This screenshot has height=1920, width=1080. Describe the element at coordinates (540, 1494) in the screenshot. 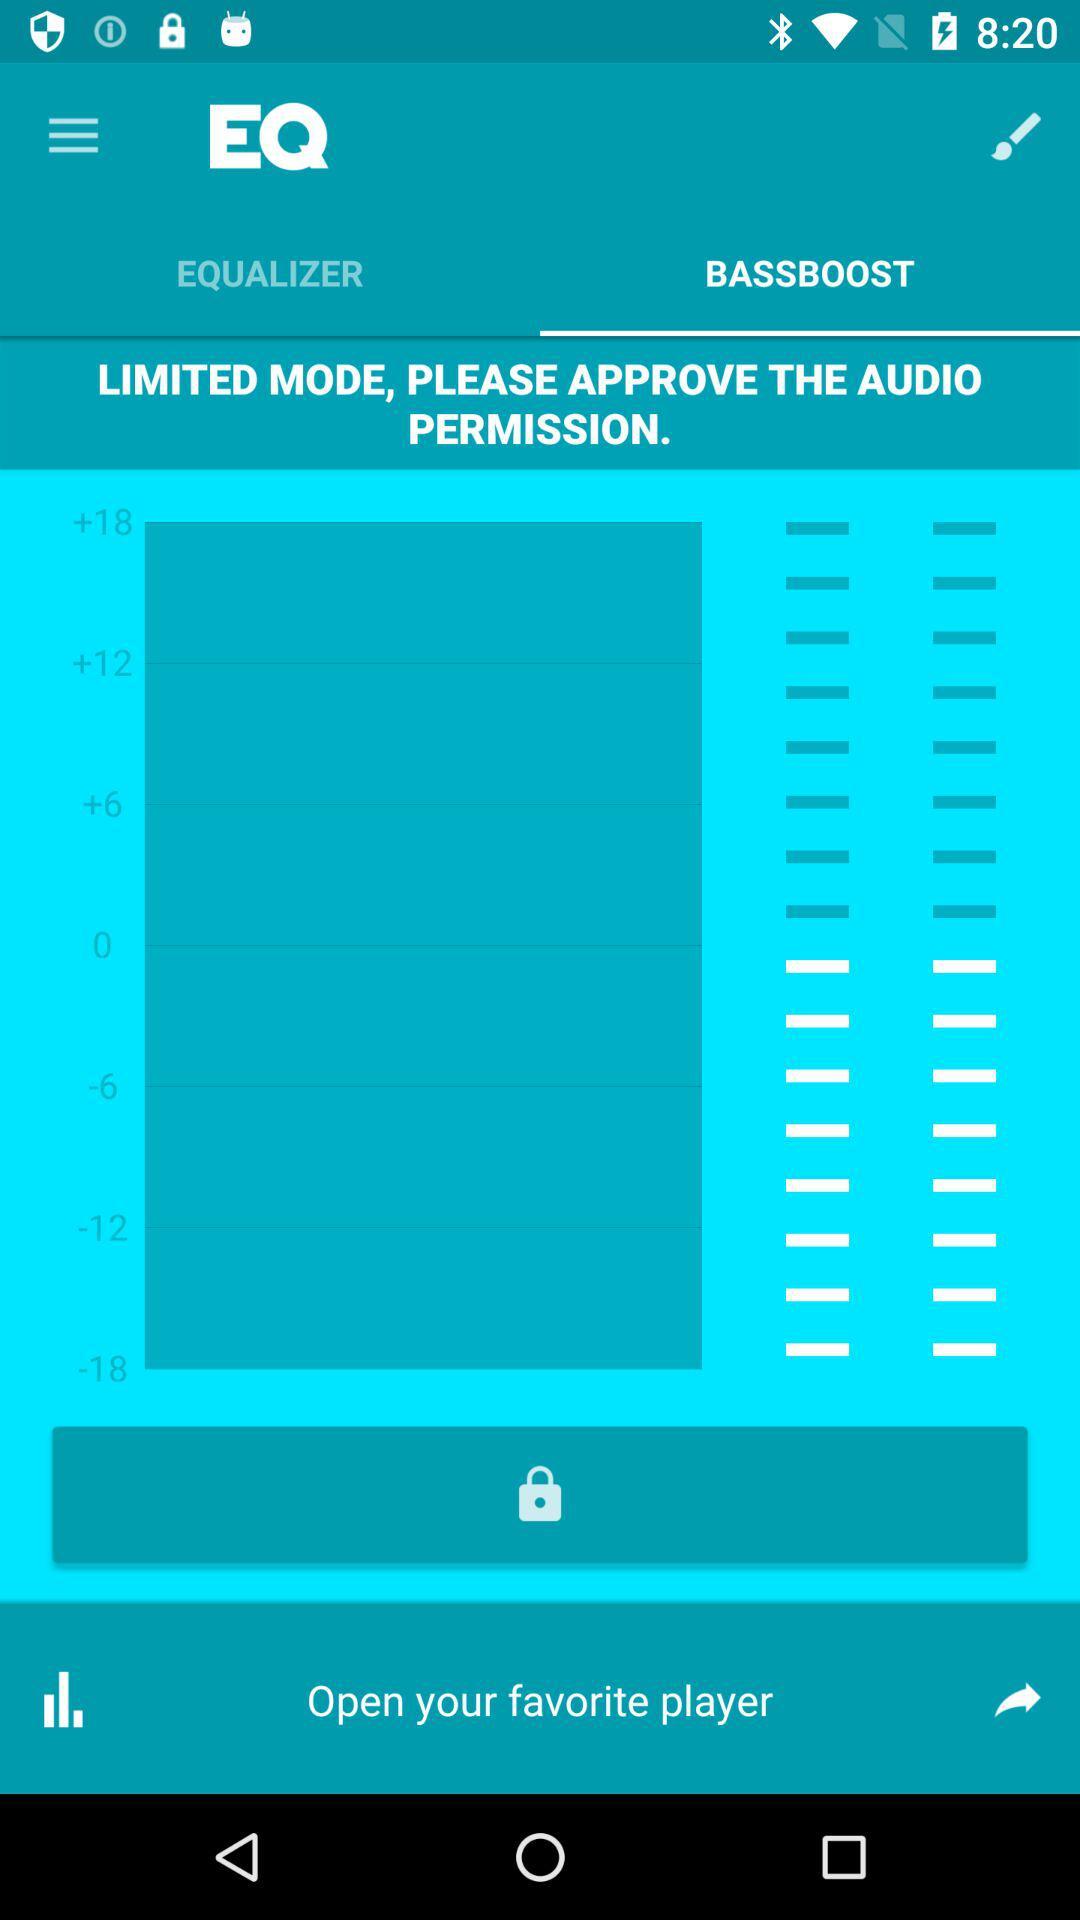

I see `the lock icon which is in the bottom` at that location.